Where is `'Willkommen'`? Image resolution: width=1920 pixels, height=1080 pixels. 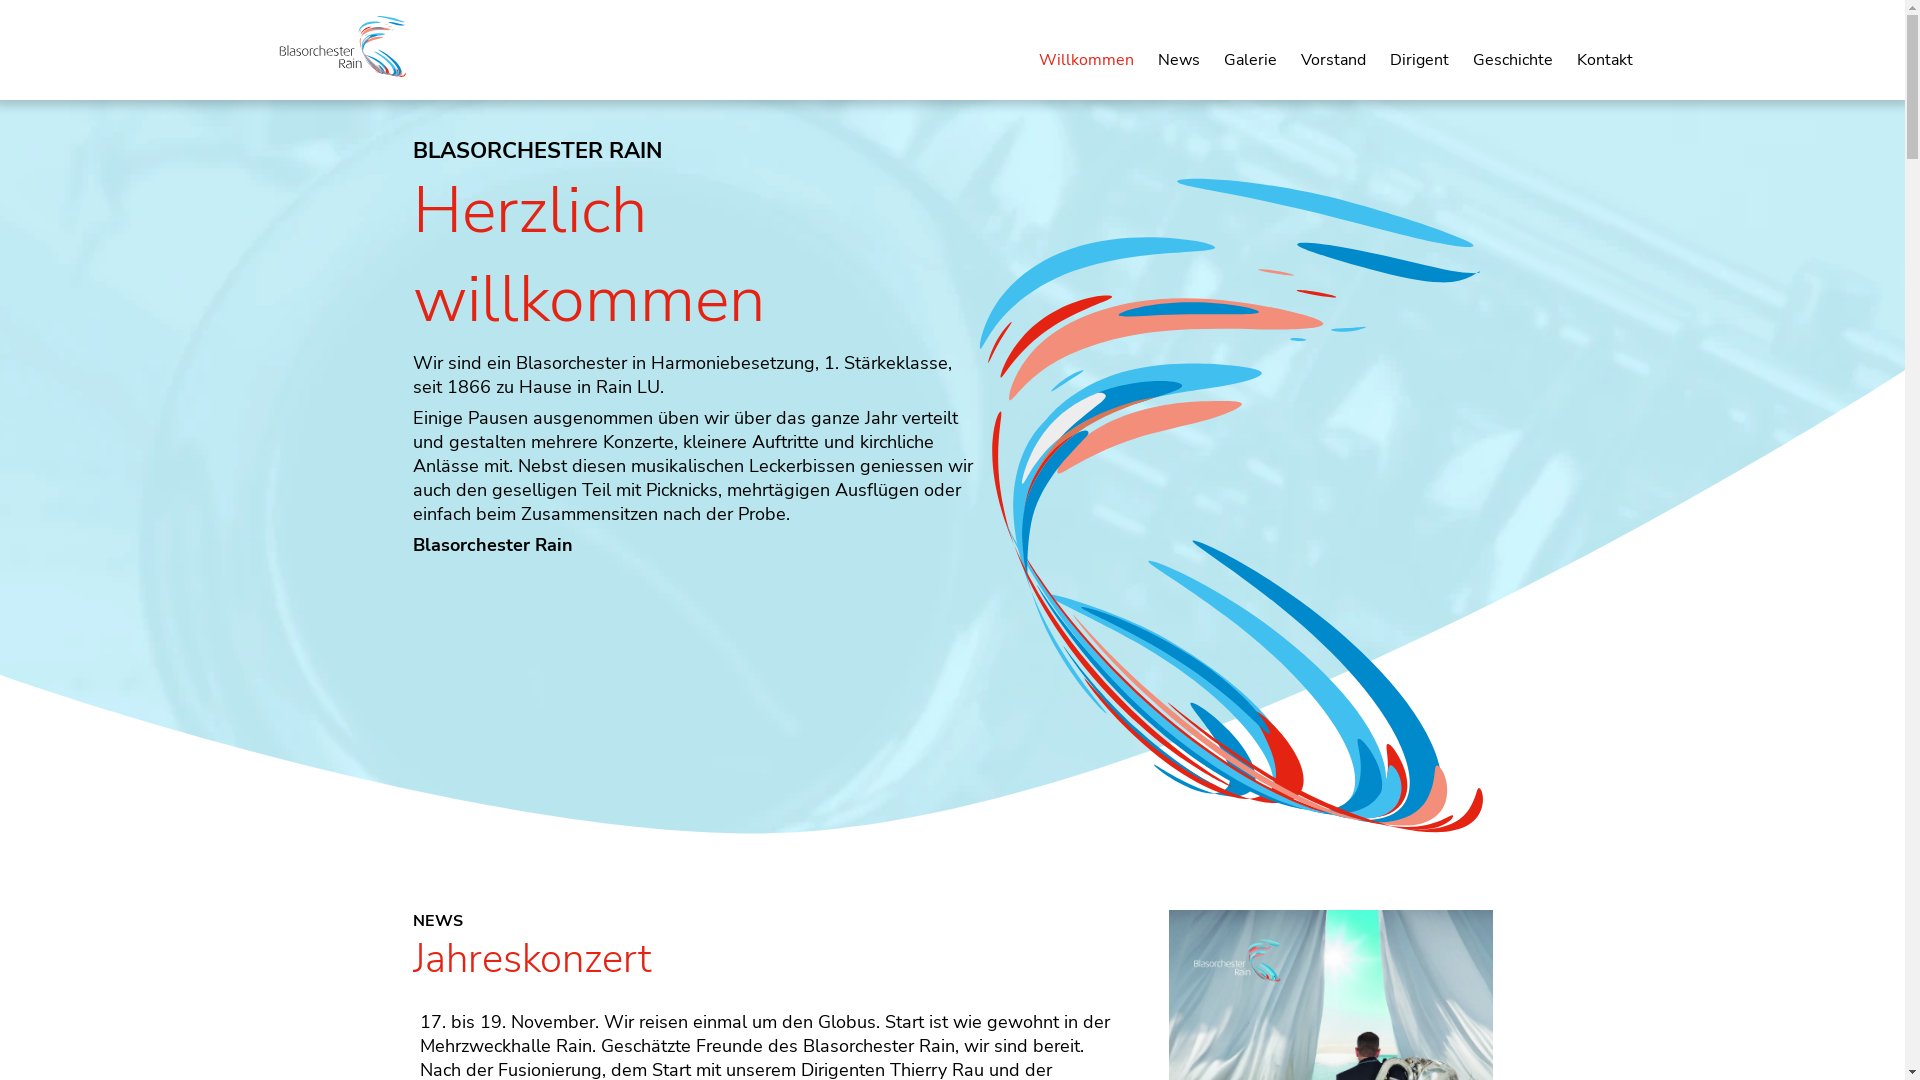 'Willkommen' is located at coordinates (1084, 59).